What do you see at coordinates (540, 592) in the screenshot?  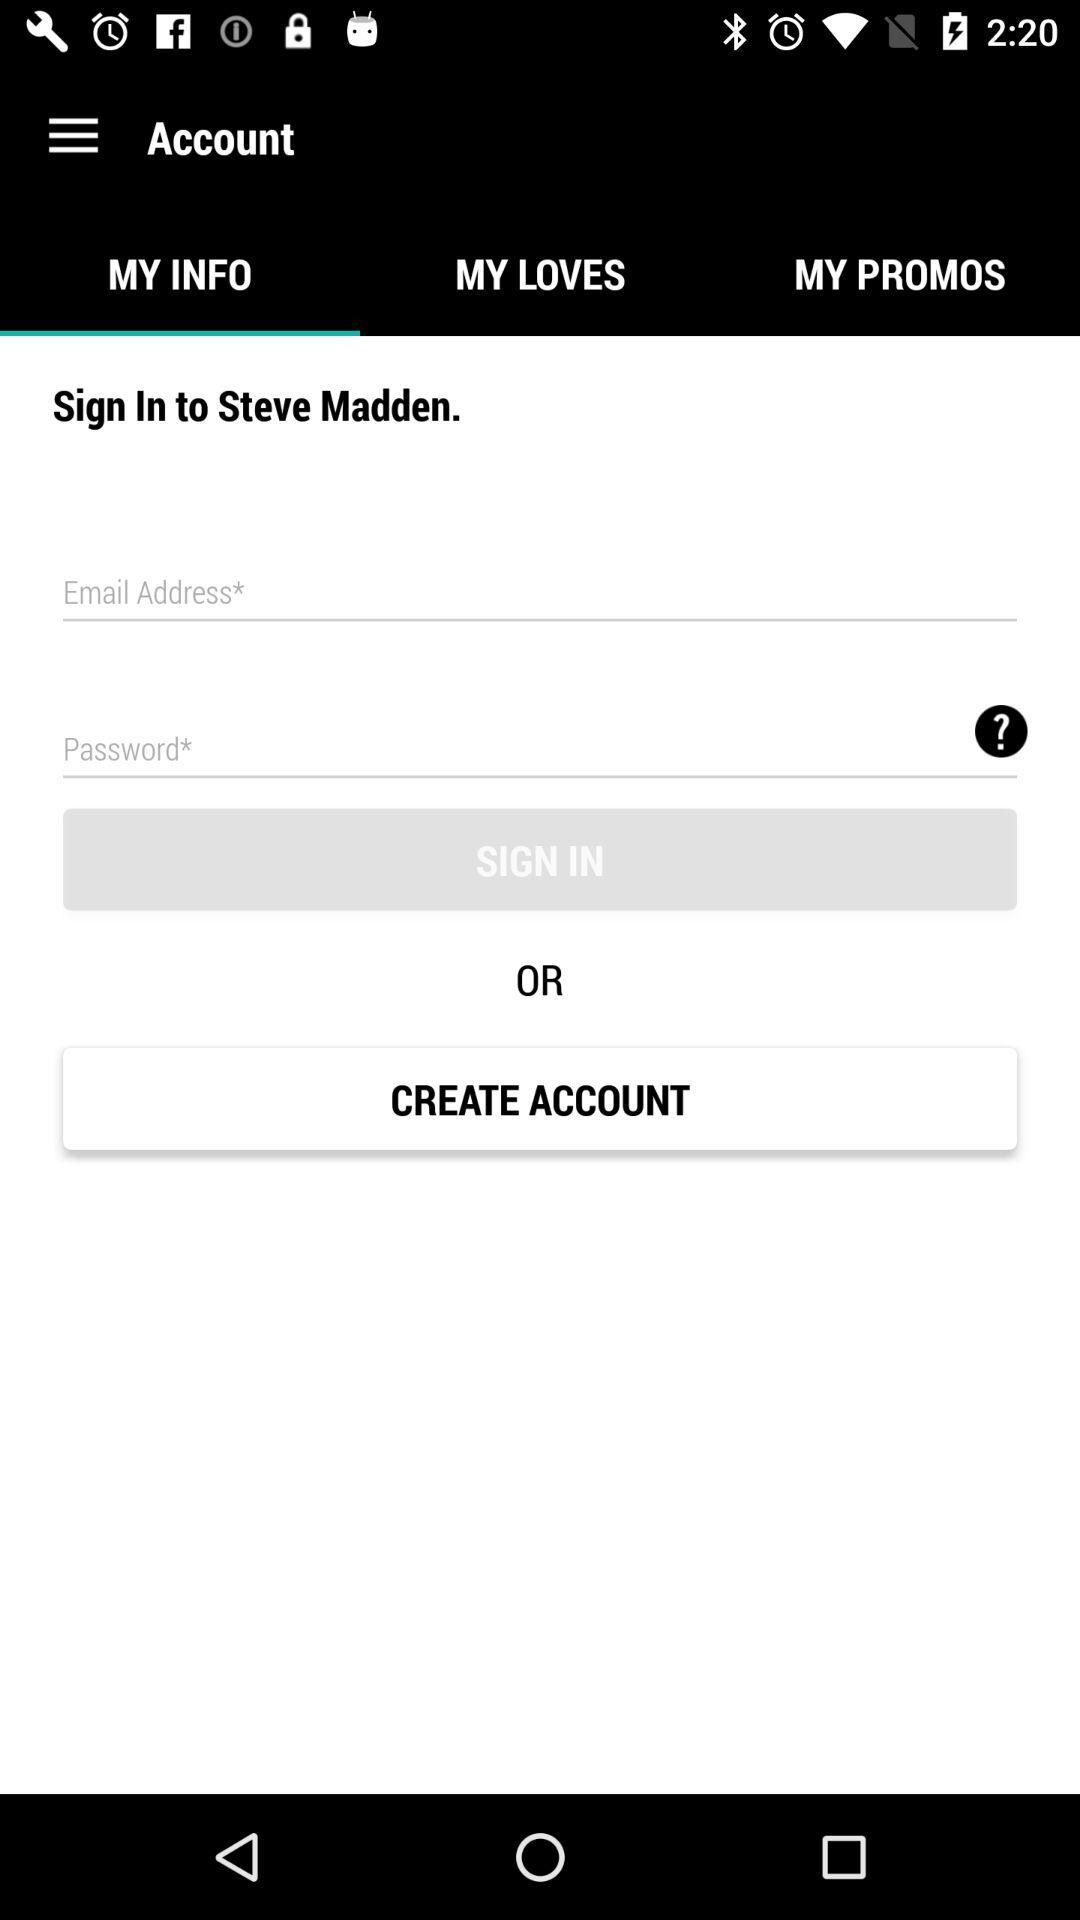 I see `icon below sign in to icon` at bounding box center [540, 592].